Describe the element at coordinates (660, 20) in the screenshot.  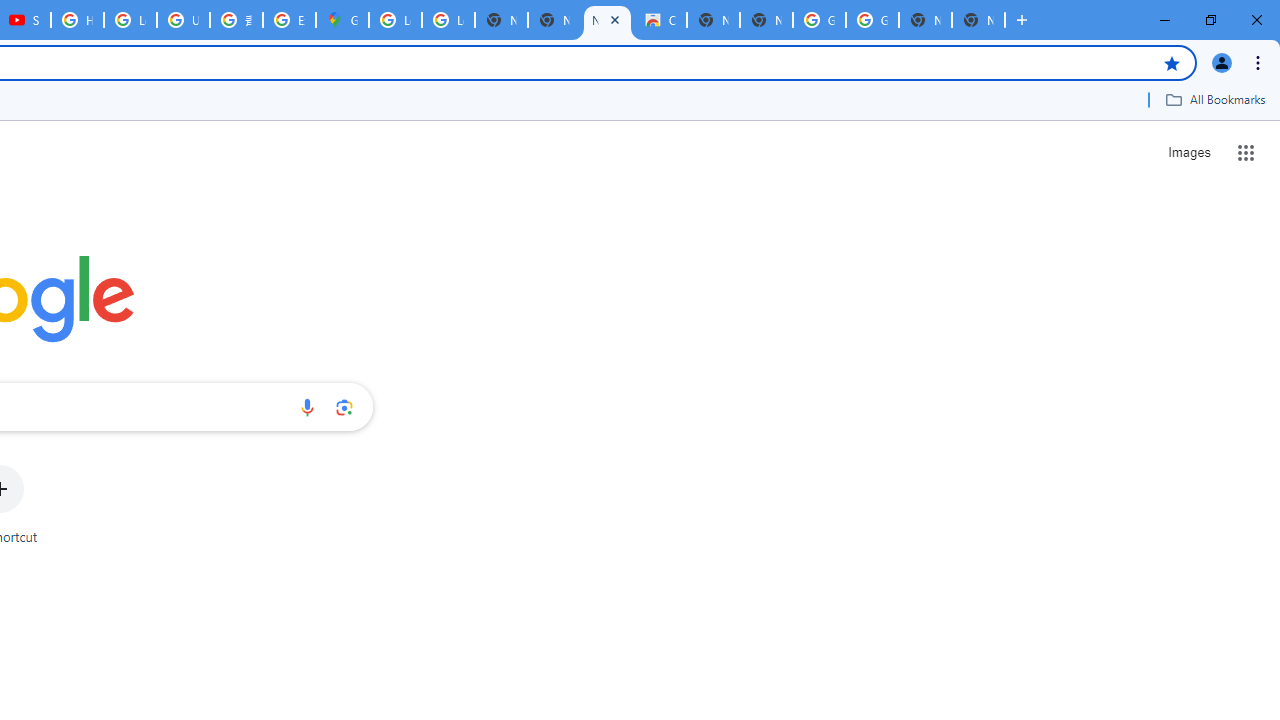
I see `'Chrome Web Store'` at that location.